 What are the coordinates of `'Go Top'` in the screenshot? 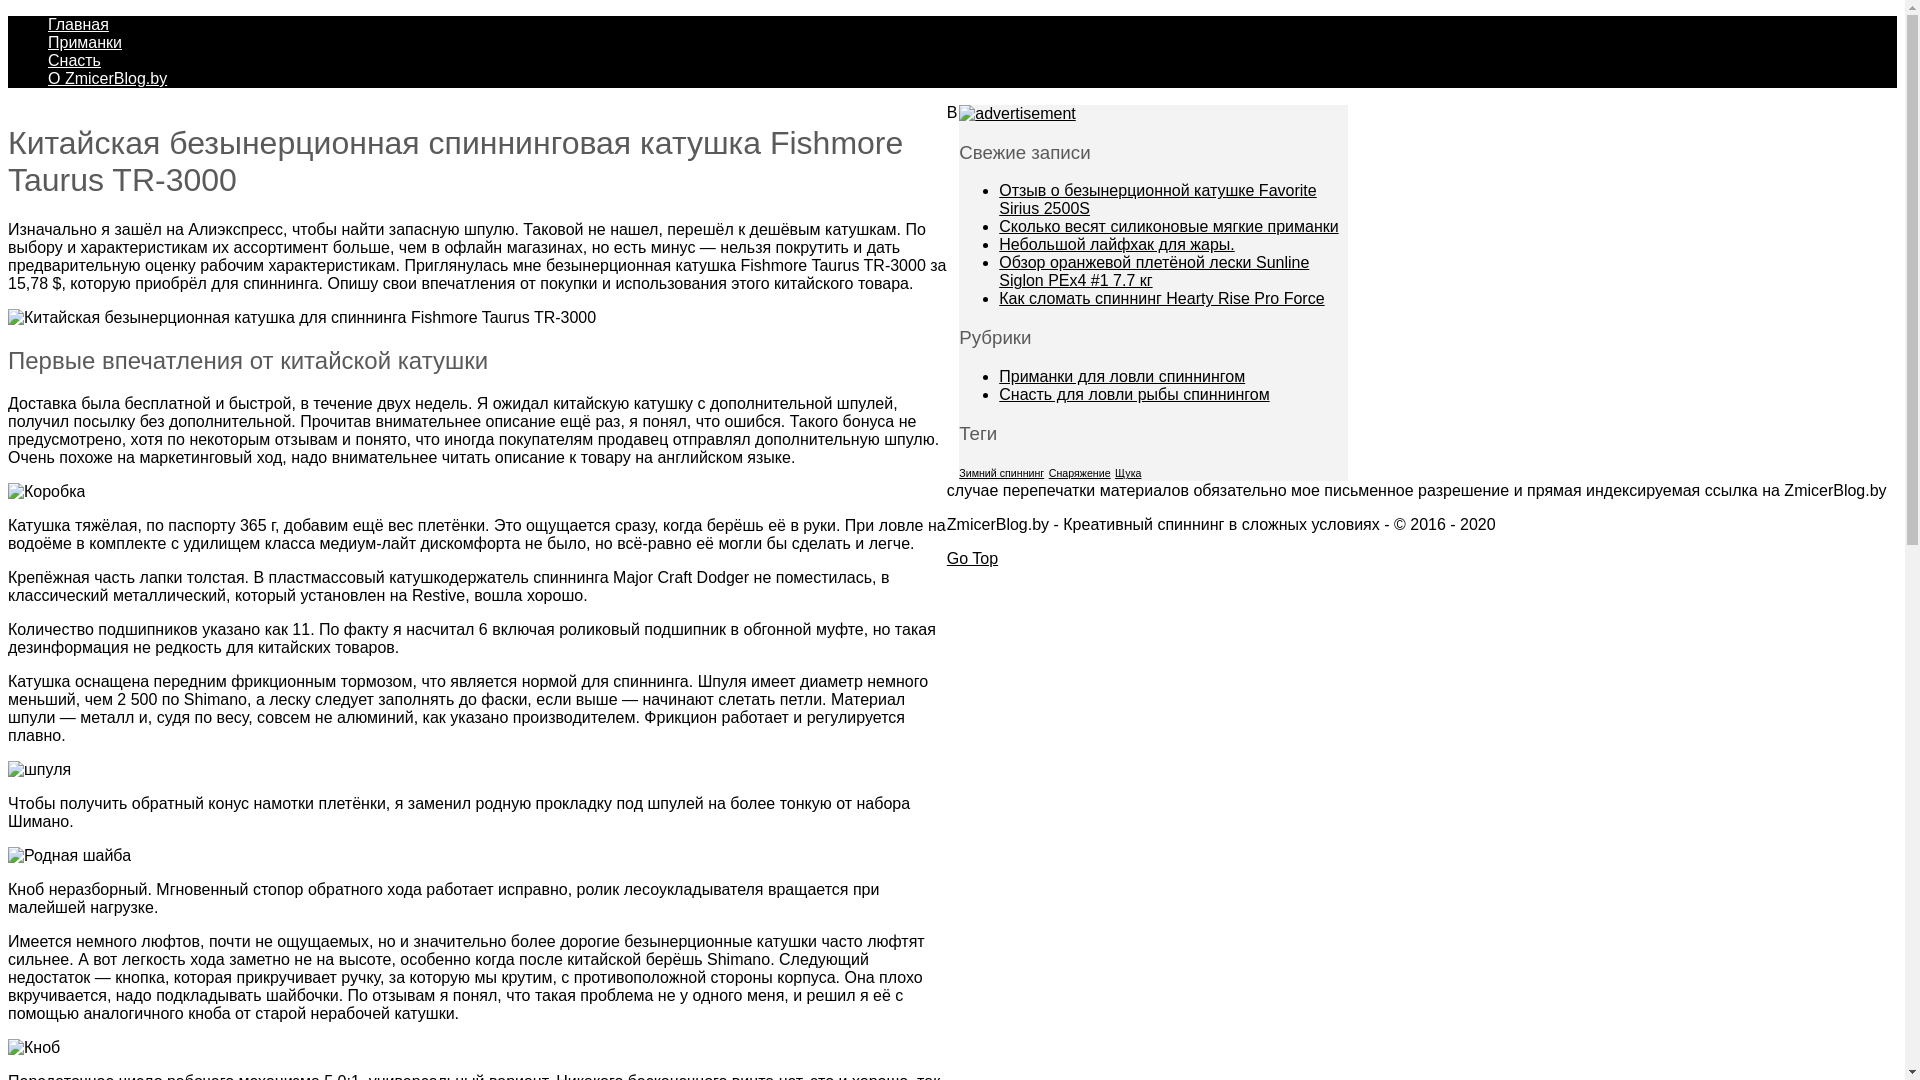 It's located at (945, 558).